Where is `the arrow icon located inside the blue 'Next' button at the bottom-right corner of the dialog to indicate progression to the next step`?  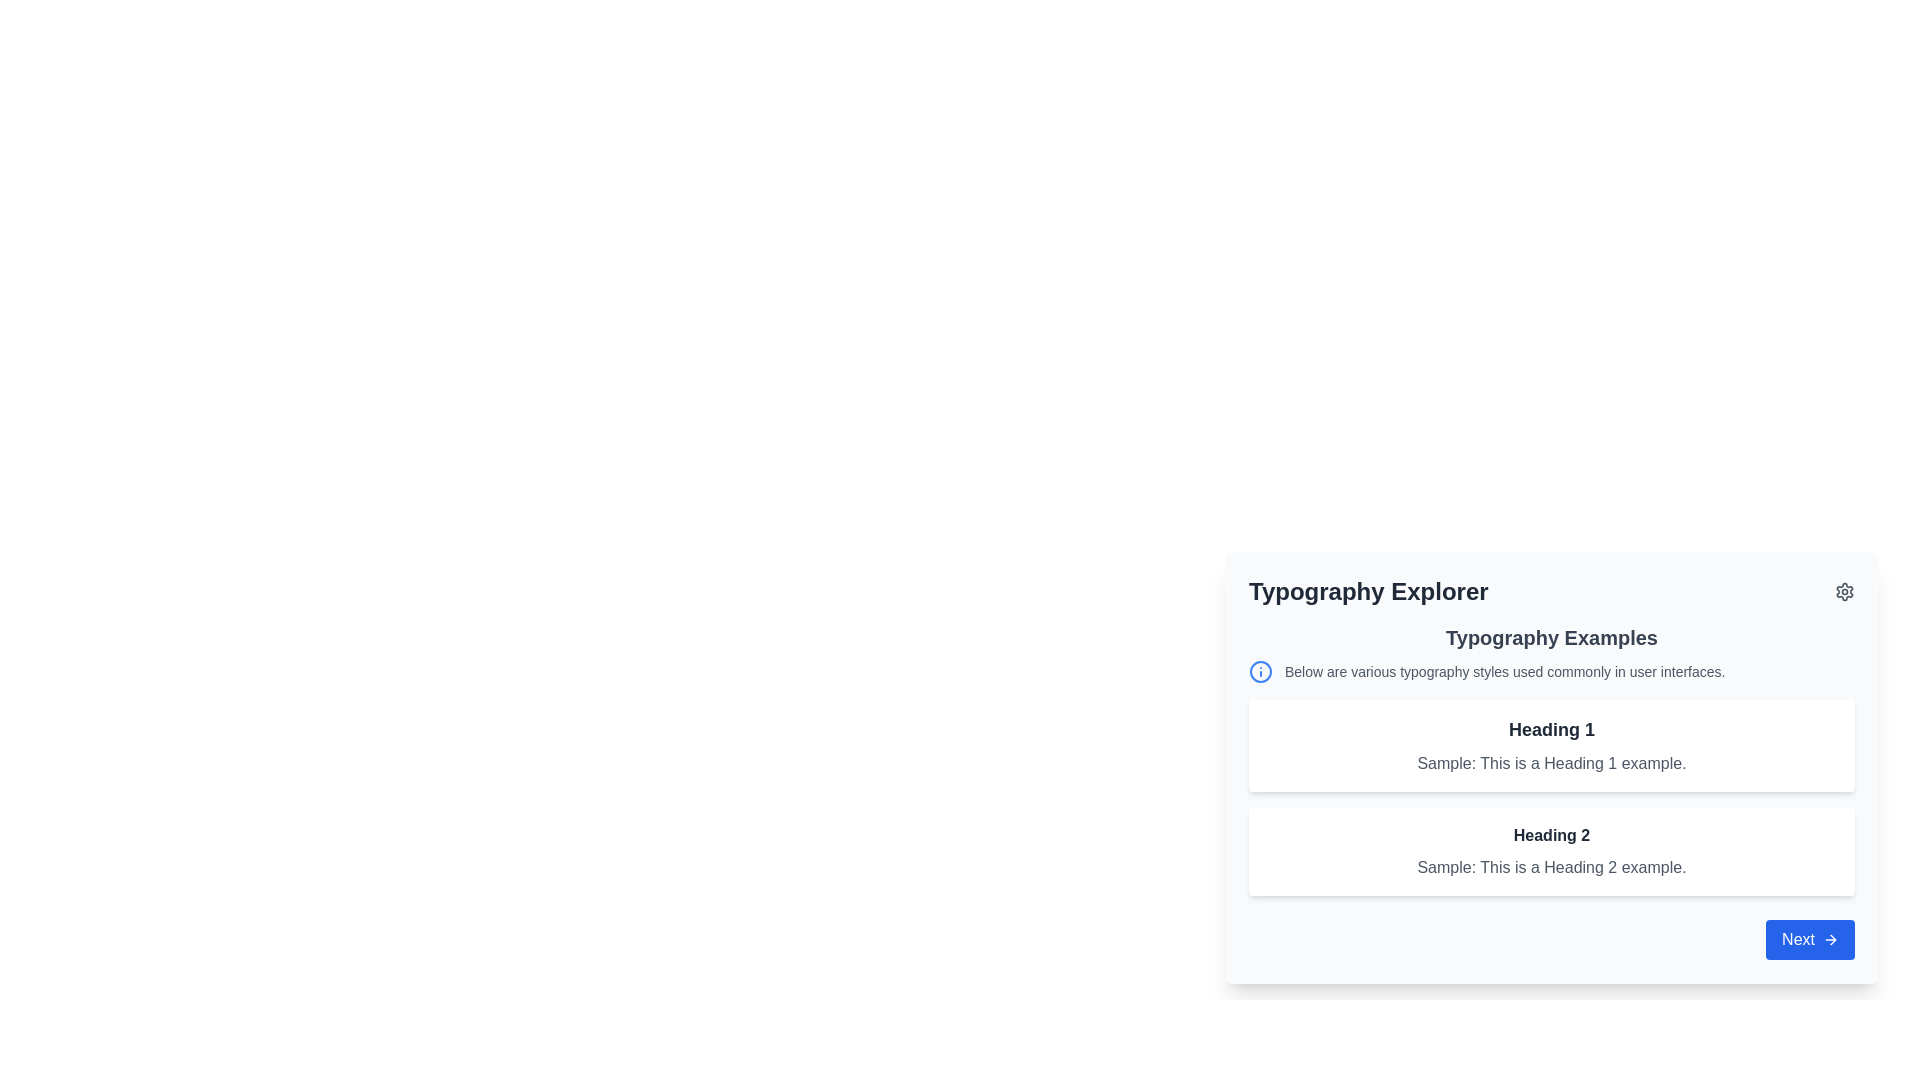
the arrow icon located inside the blue 'Next' button at the bottom-right corner of the dialog to indicate progression to the next step is located at coordinates (1830, 940).